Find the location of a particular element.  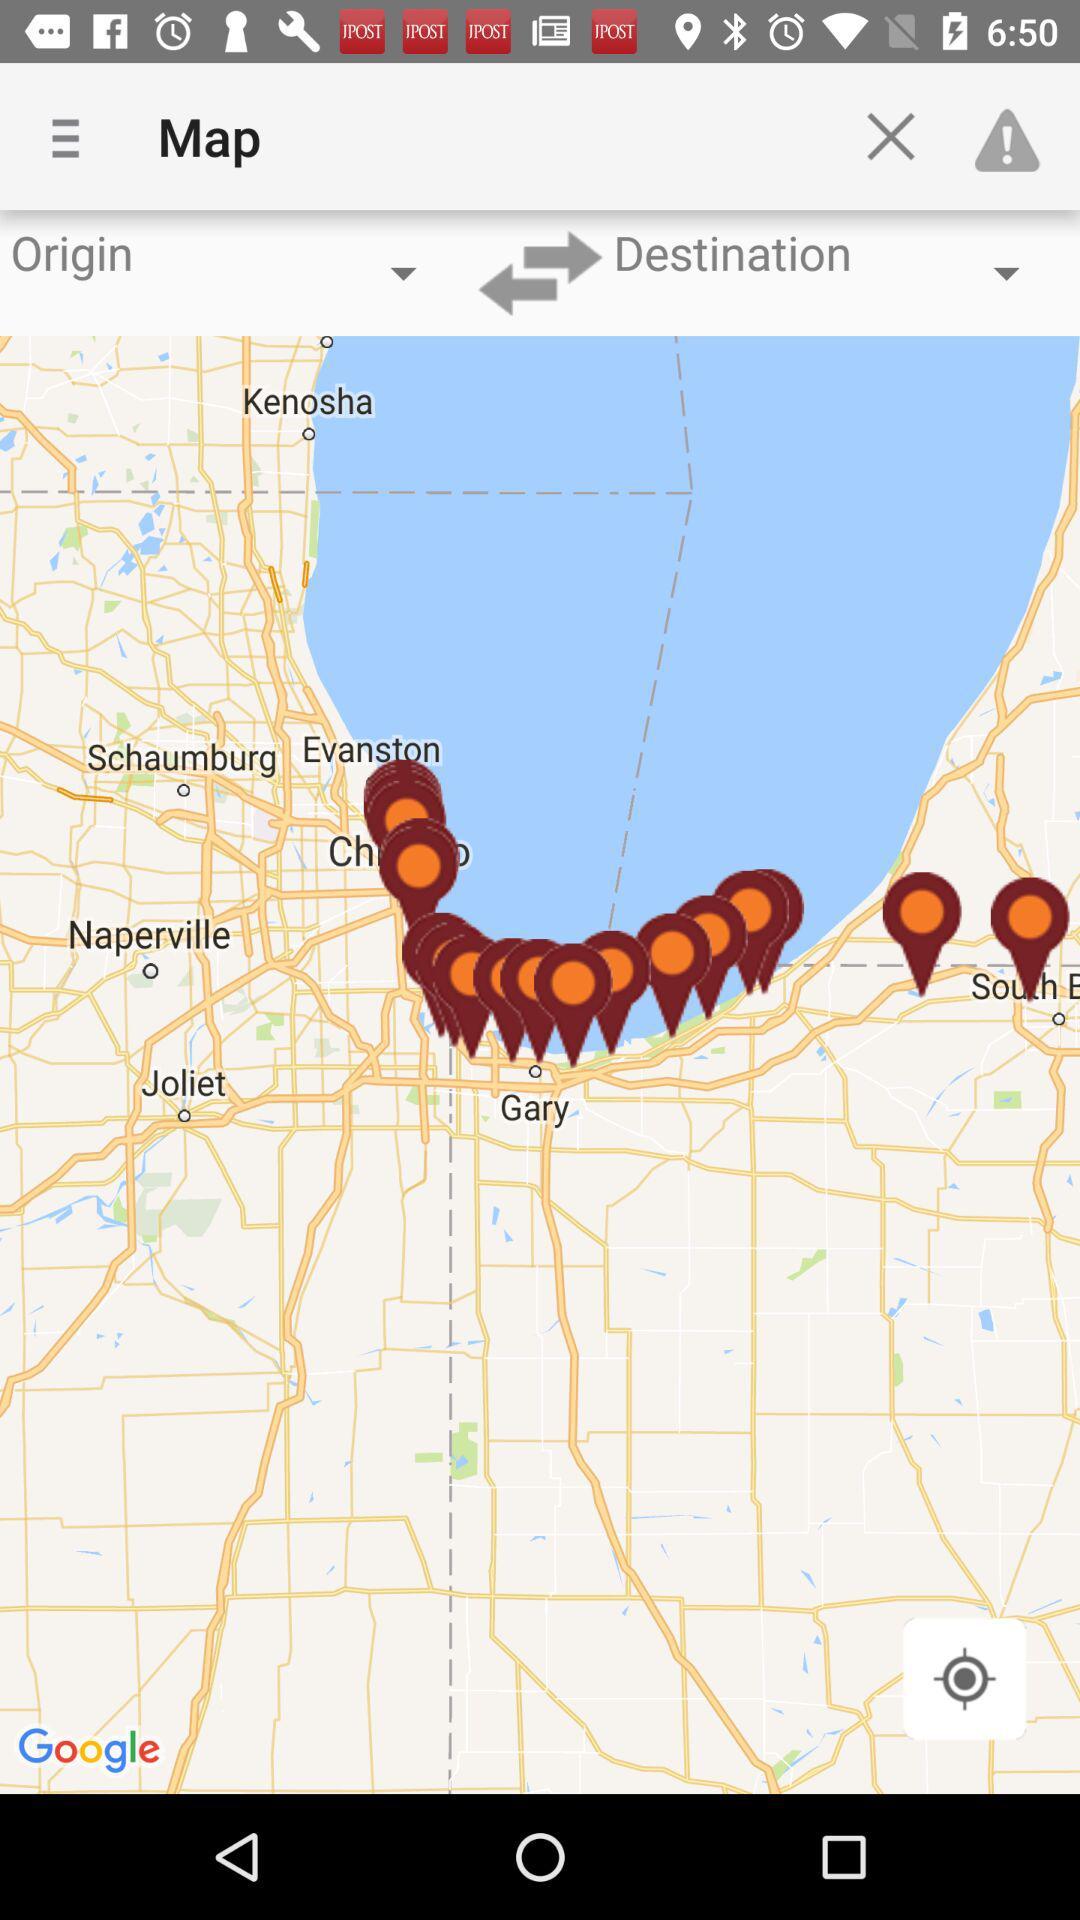

south shore is located at coordinates (963, 1678).